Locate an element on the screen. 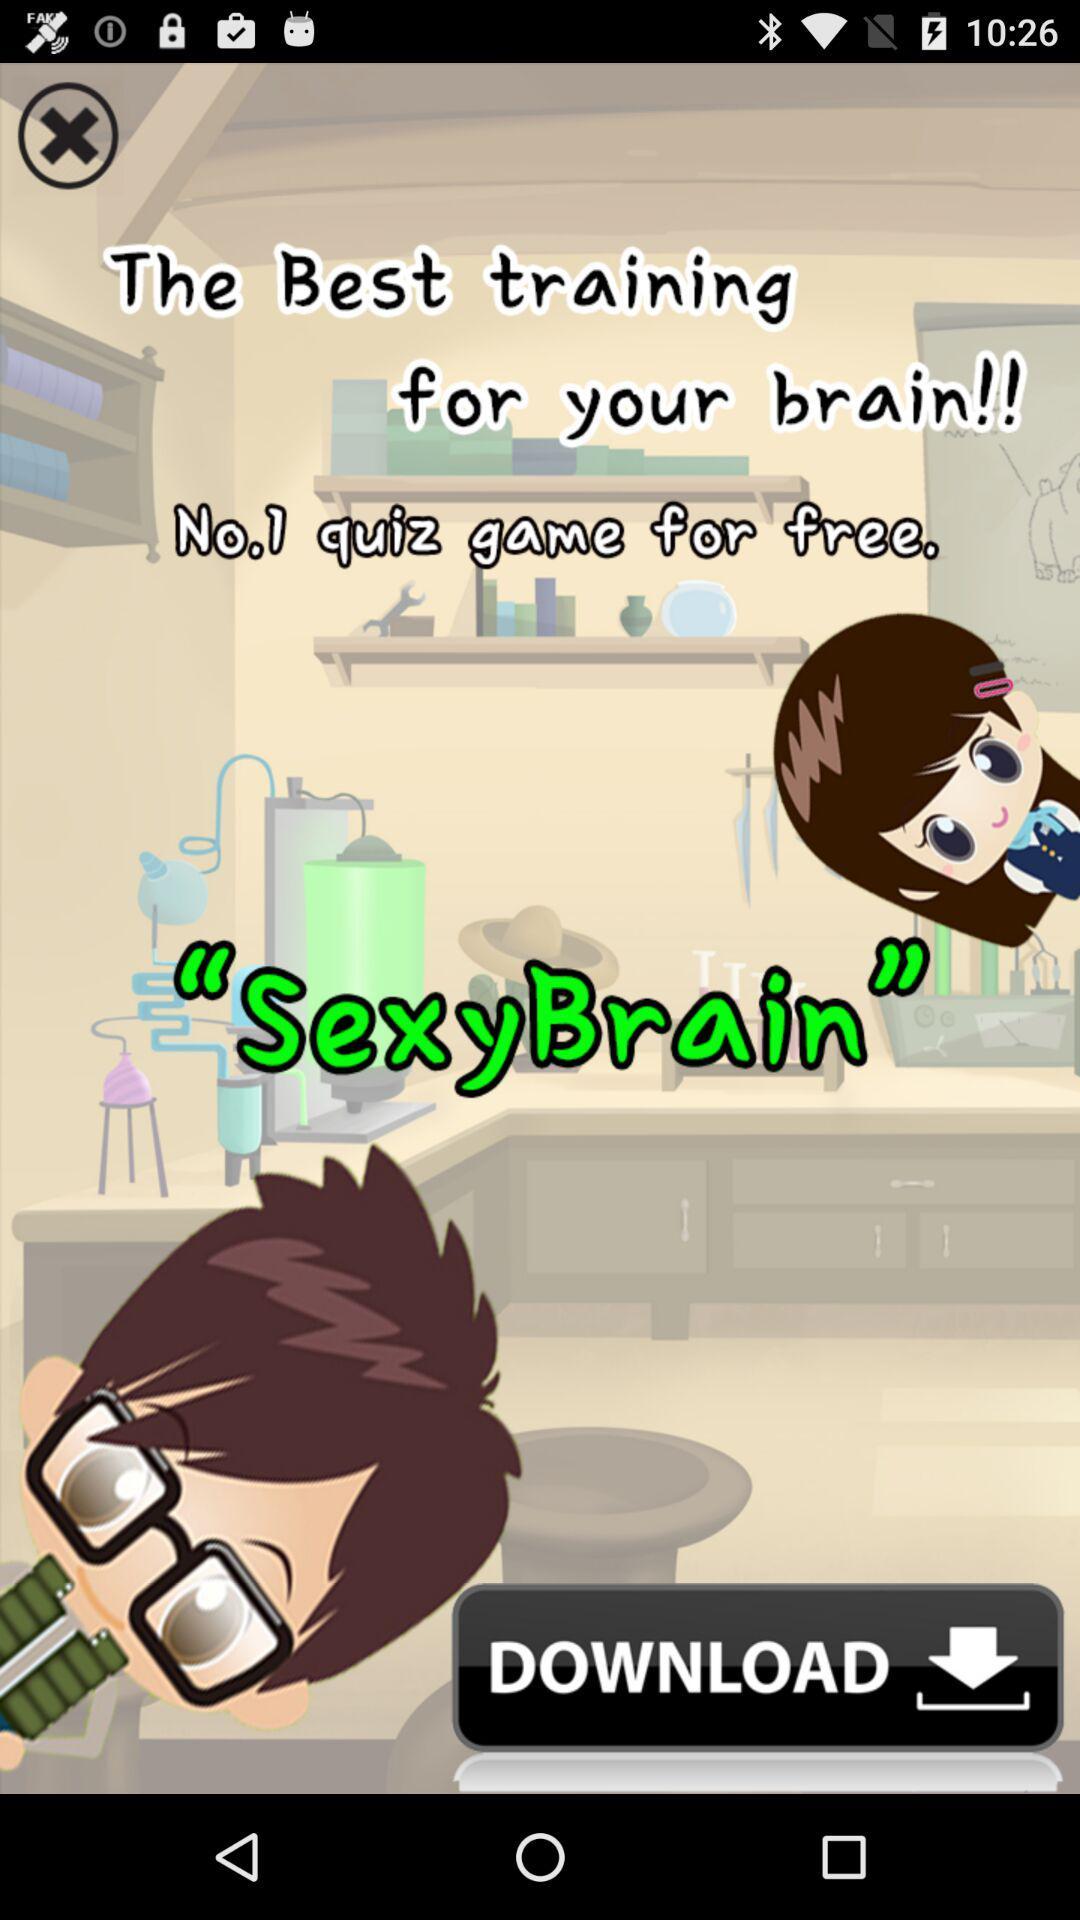 The width and height of the screenshot is (1080, 1920). download app is located at coordinates (540, 1687).